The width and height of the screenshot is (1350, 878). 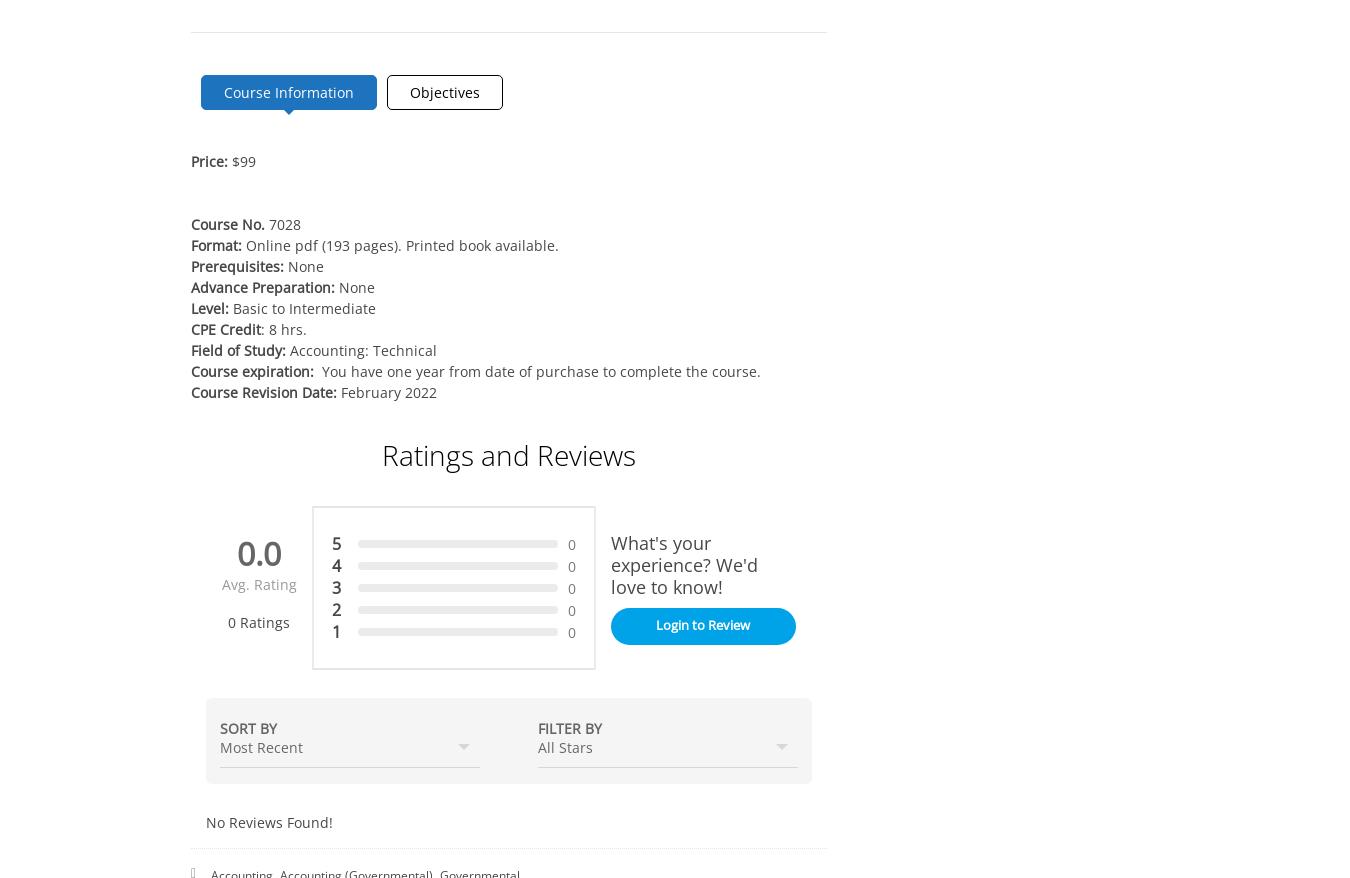 What do you see at coordinates (334, 587) in the screenshot?
I see `'3'` at bounding box center [334, 587].